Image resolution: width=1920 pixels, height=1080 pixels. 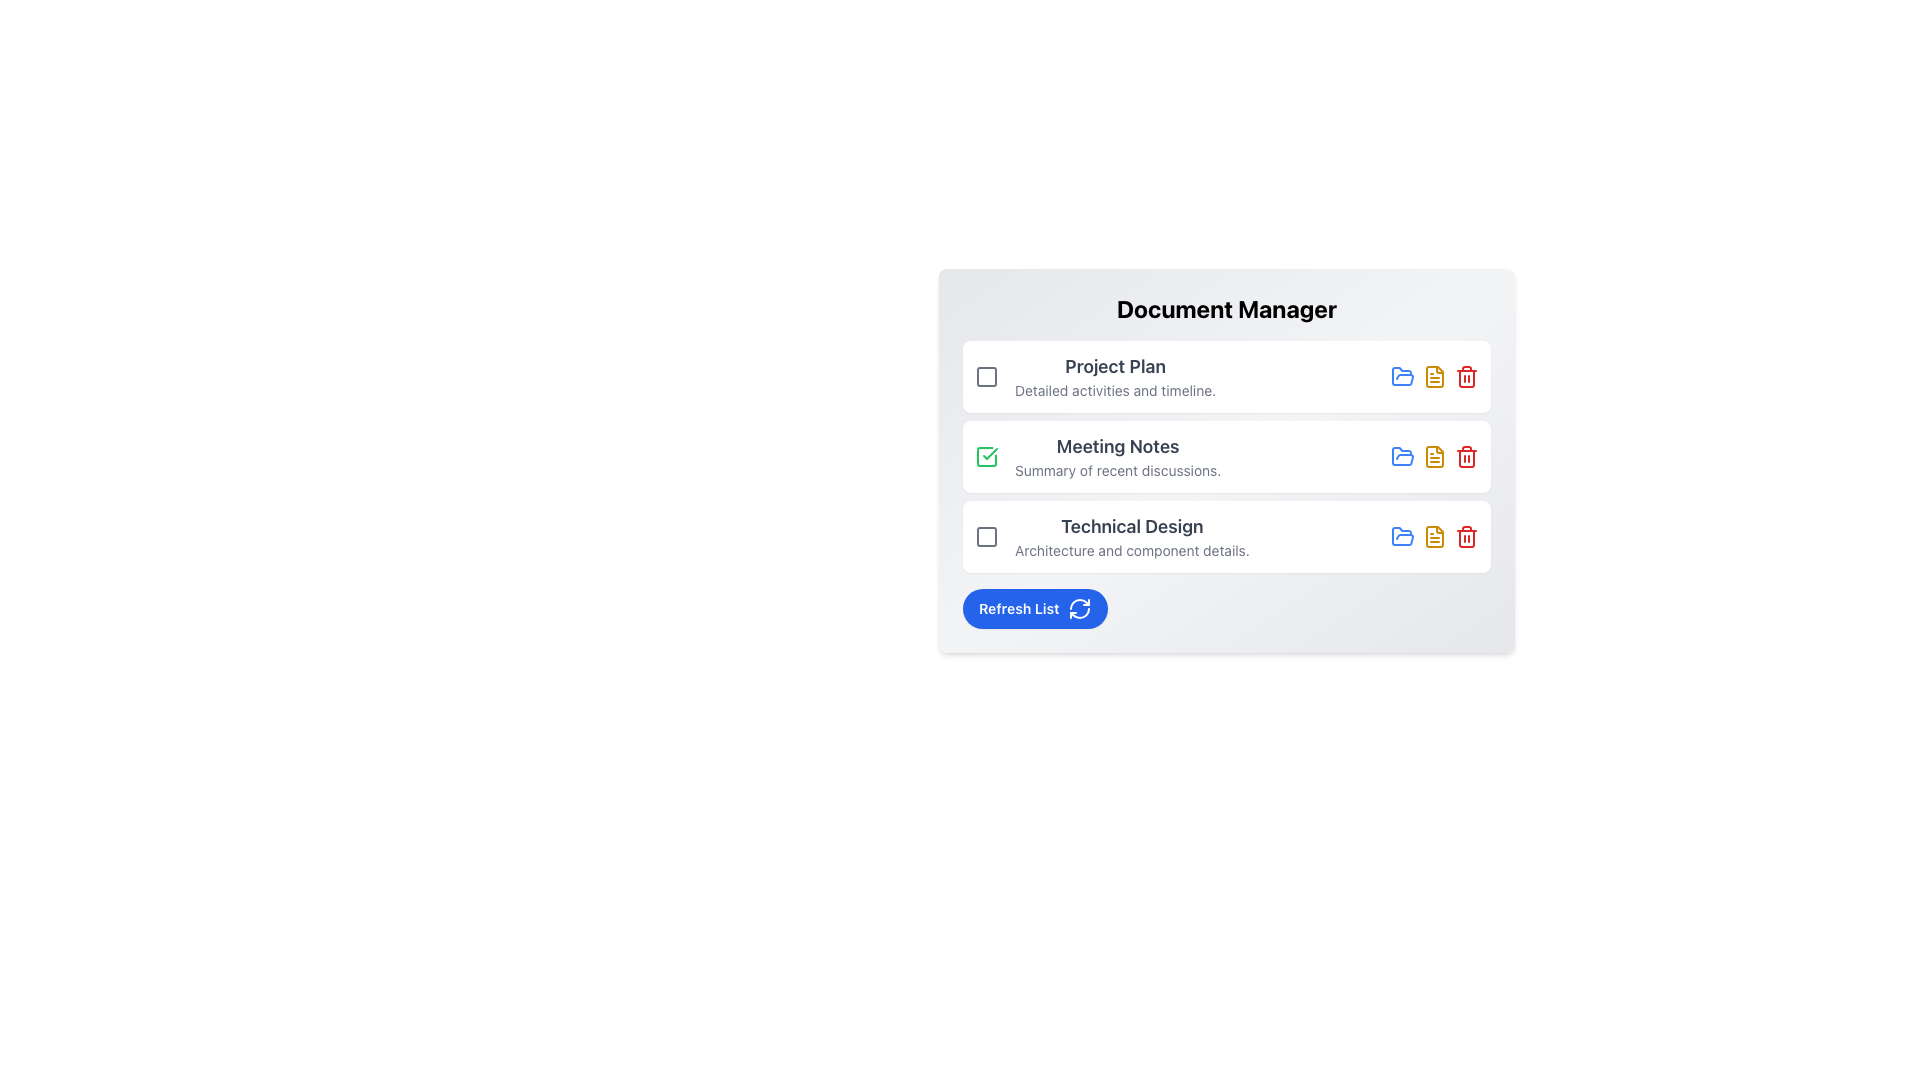 What do you see at coordinates (1226, 456) in the screenshot?
I see `the title 'Meeting Notes' in the Interactive list item` at bounding box center [1226, 456].